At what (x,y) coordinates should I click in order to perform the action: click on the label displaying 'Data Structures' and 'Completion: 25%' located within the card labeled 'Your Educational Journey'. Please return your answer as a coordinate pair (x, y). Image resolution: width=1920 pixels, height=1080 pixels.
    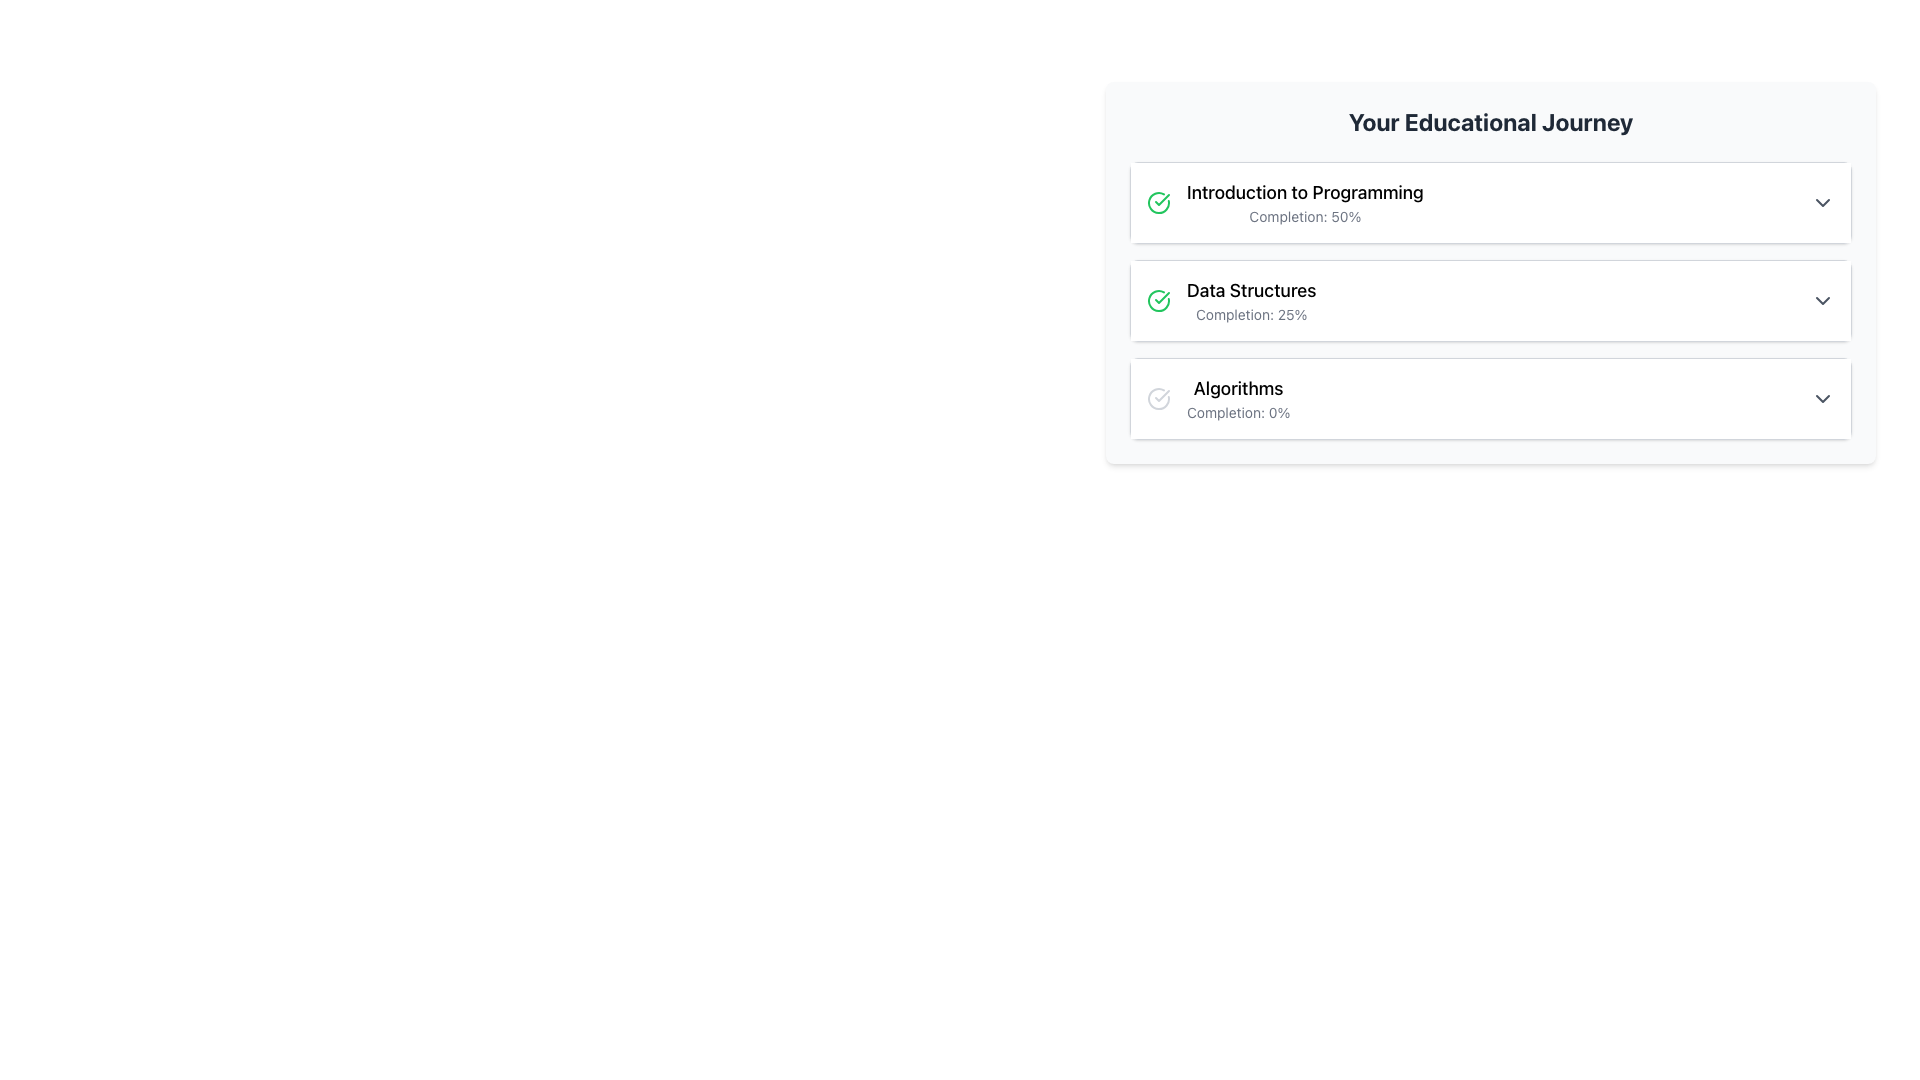
    Looking at the image, I should click on (1250, 300).